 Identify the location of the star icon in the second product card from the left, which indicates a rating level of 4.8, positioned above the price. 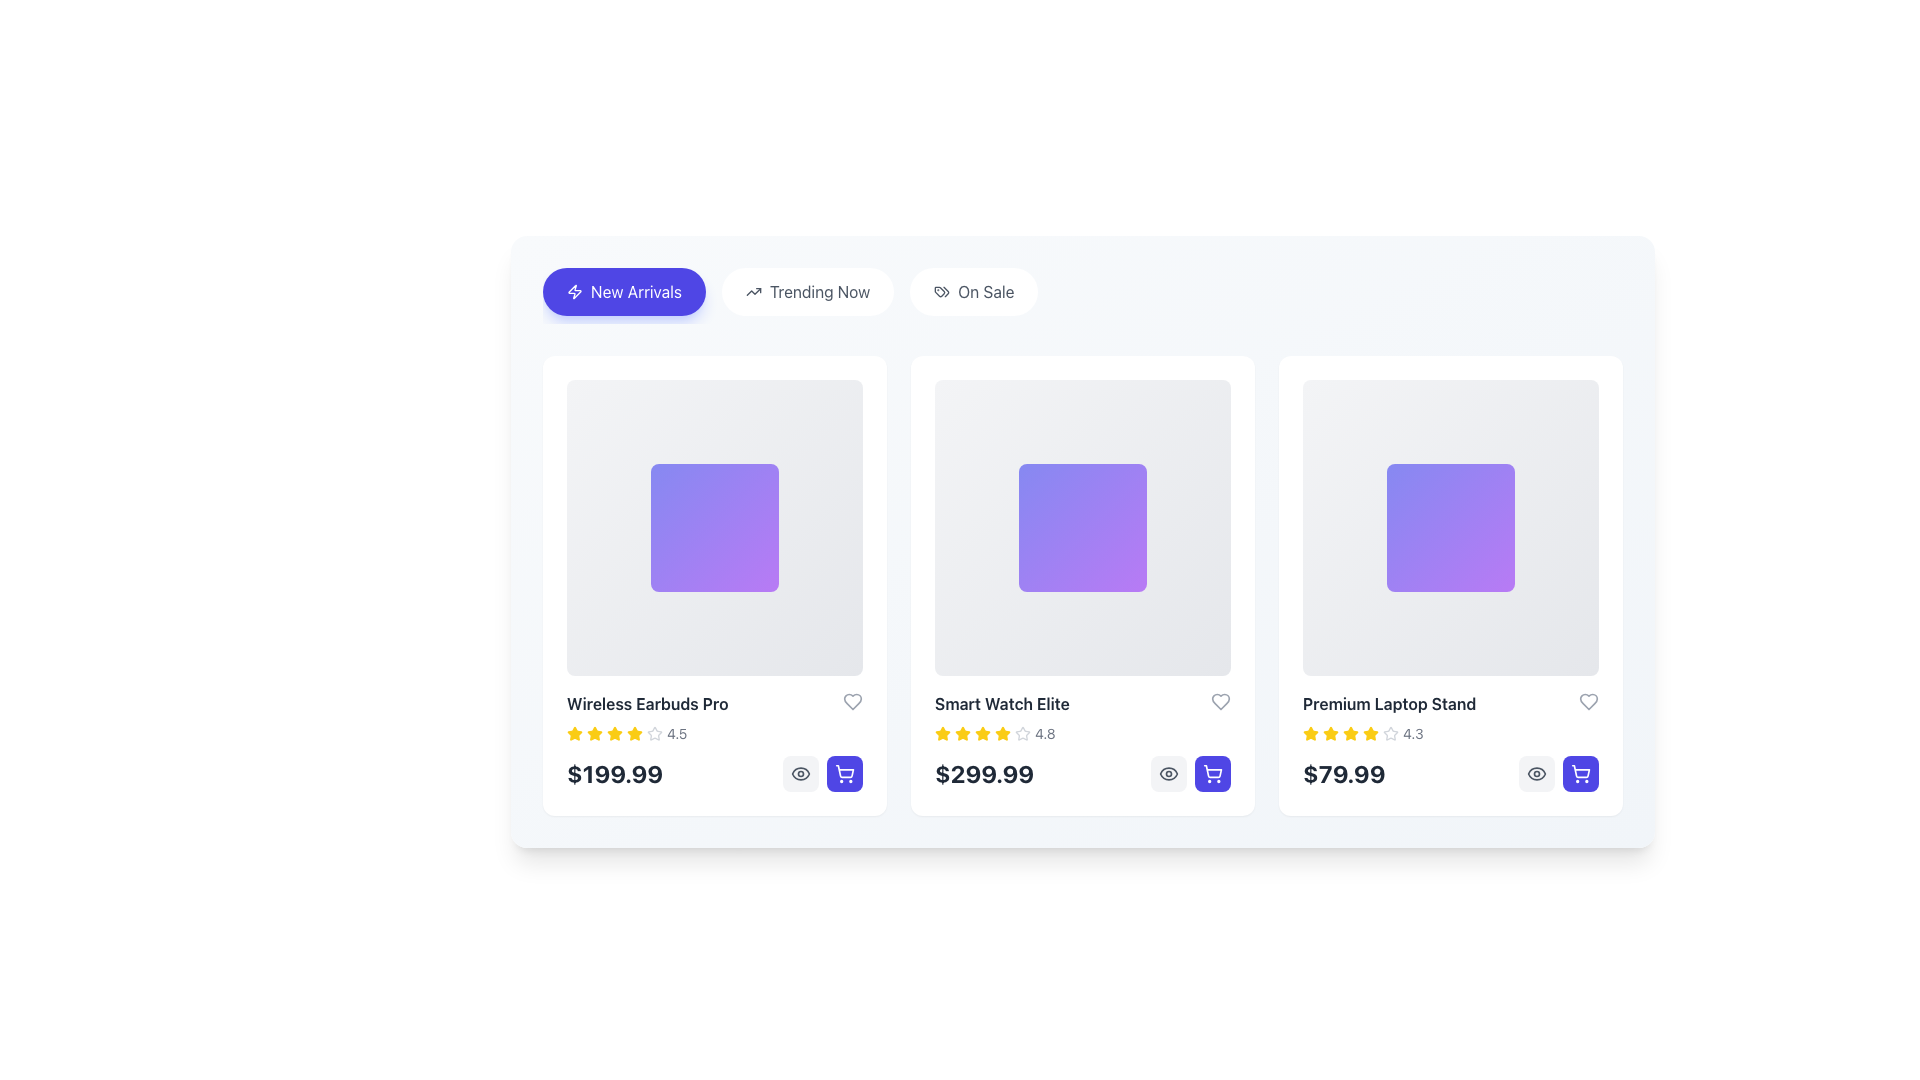
(1003, 733).